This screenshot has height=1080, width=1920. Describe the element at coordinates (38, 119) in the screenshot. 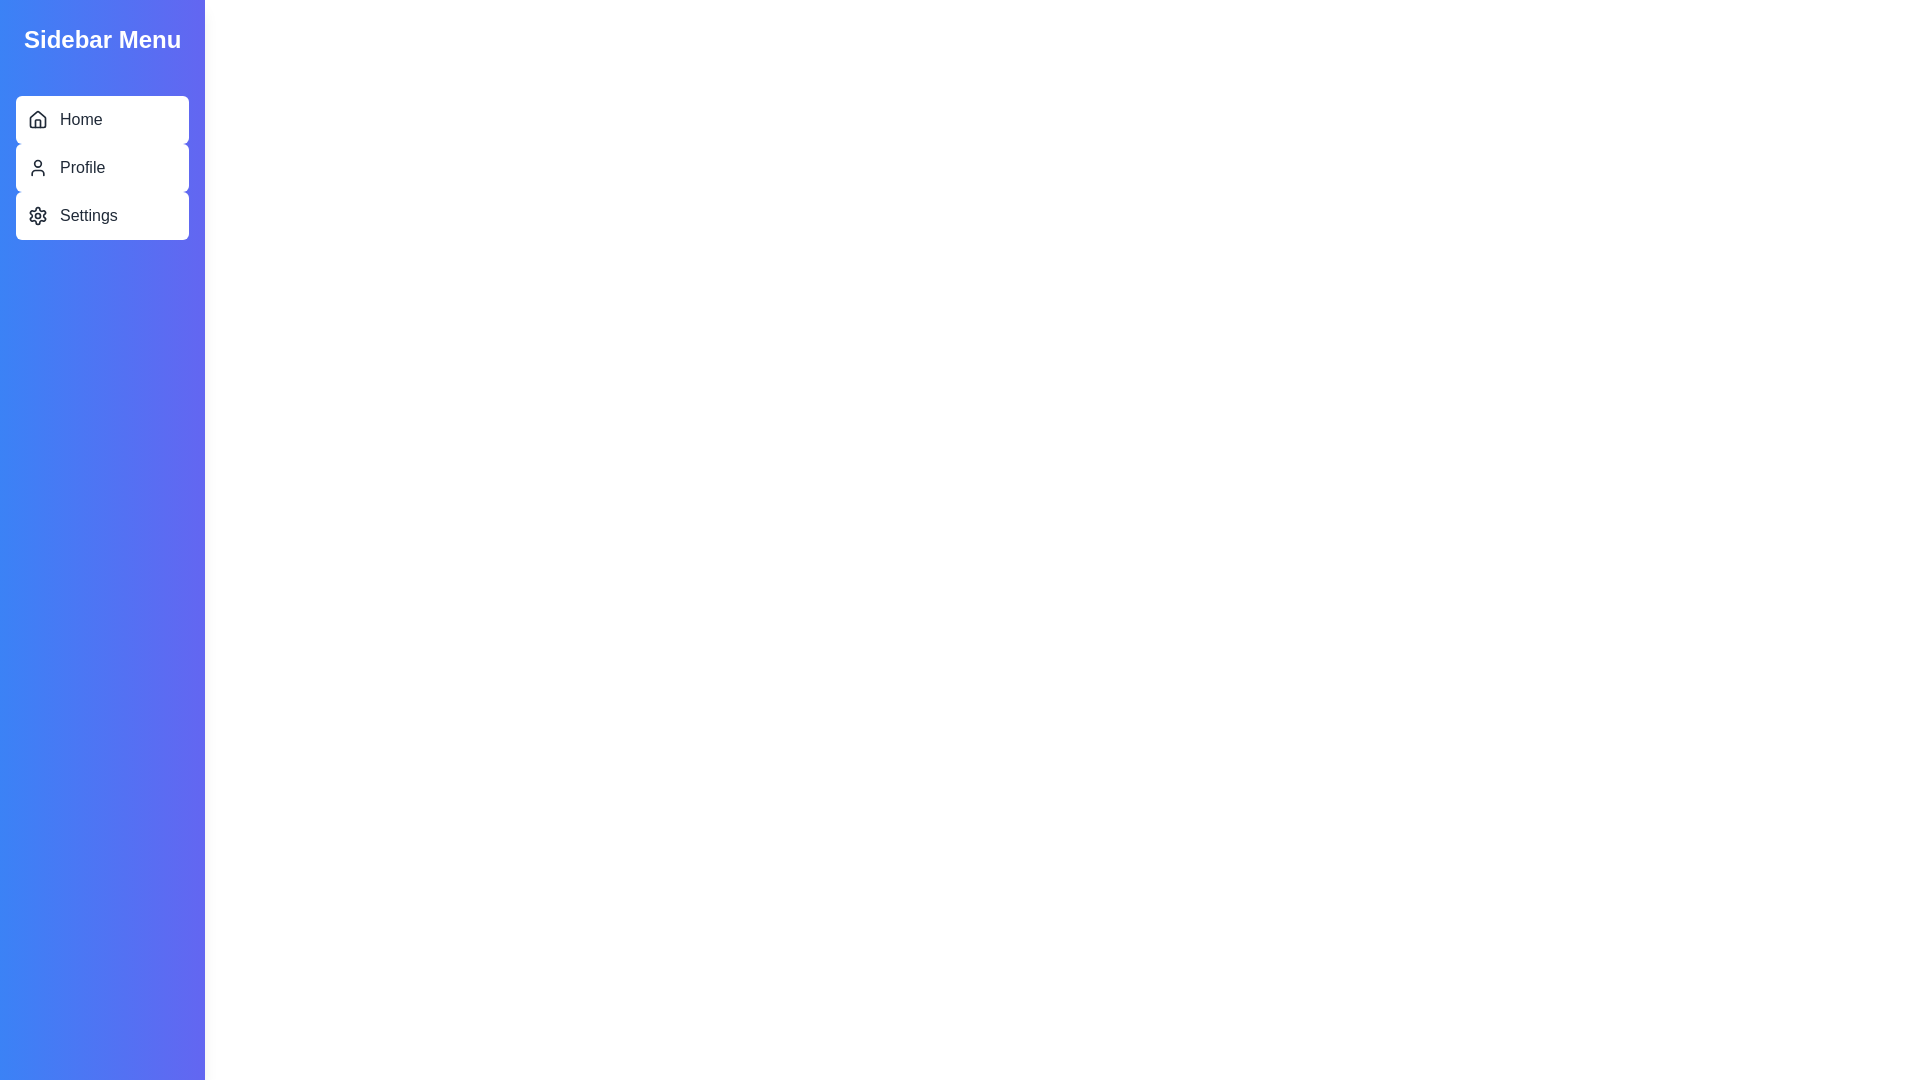

I see `the visual representation of the house icon located in the 'Home' menu item in the sidebar, which is the leftmost element of the menu` at that location.